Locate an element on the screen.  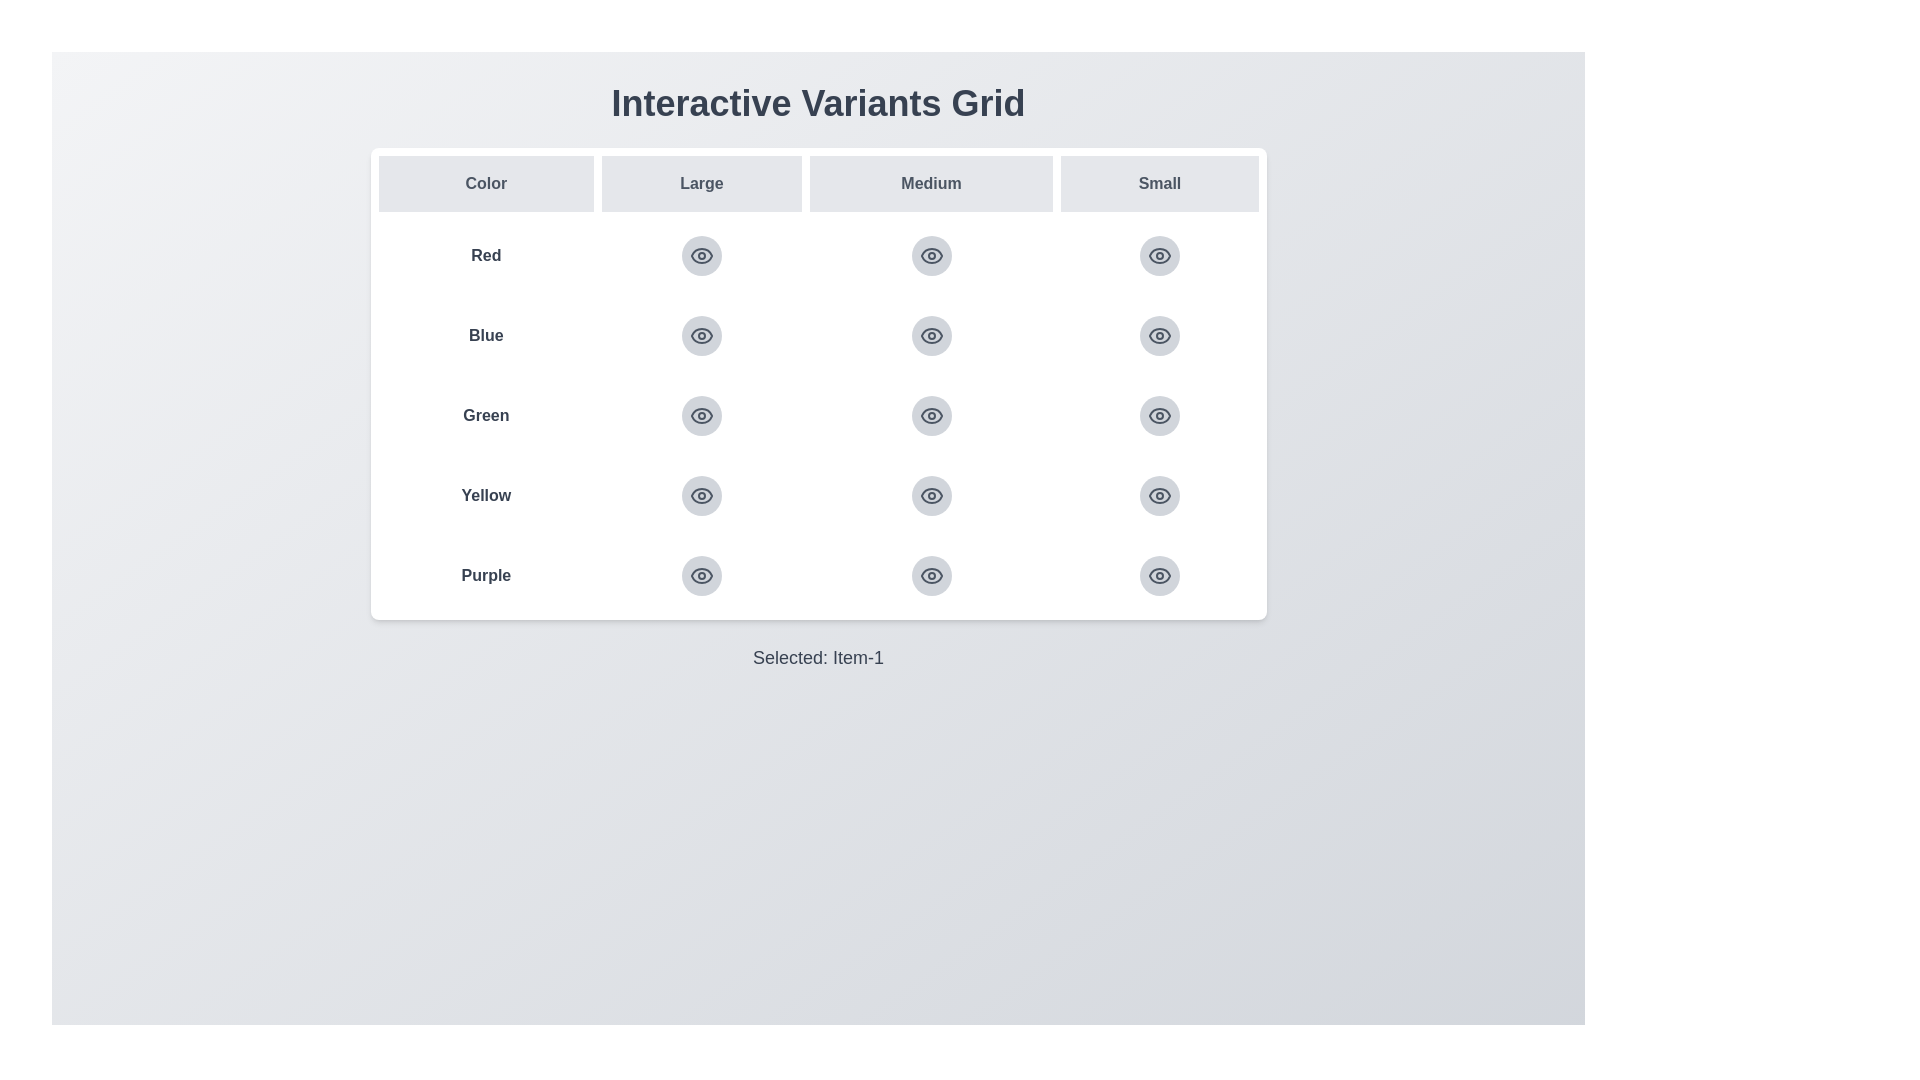
the eye icon located in the last row under the 'Small' header, styled with thin gray line strokes for accessibility is located at coordinates (1160, 495).